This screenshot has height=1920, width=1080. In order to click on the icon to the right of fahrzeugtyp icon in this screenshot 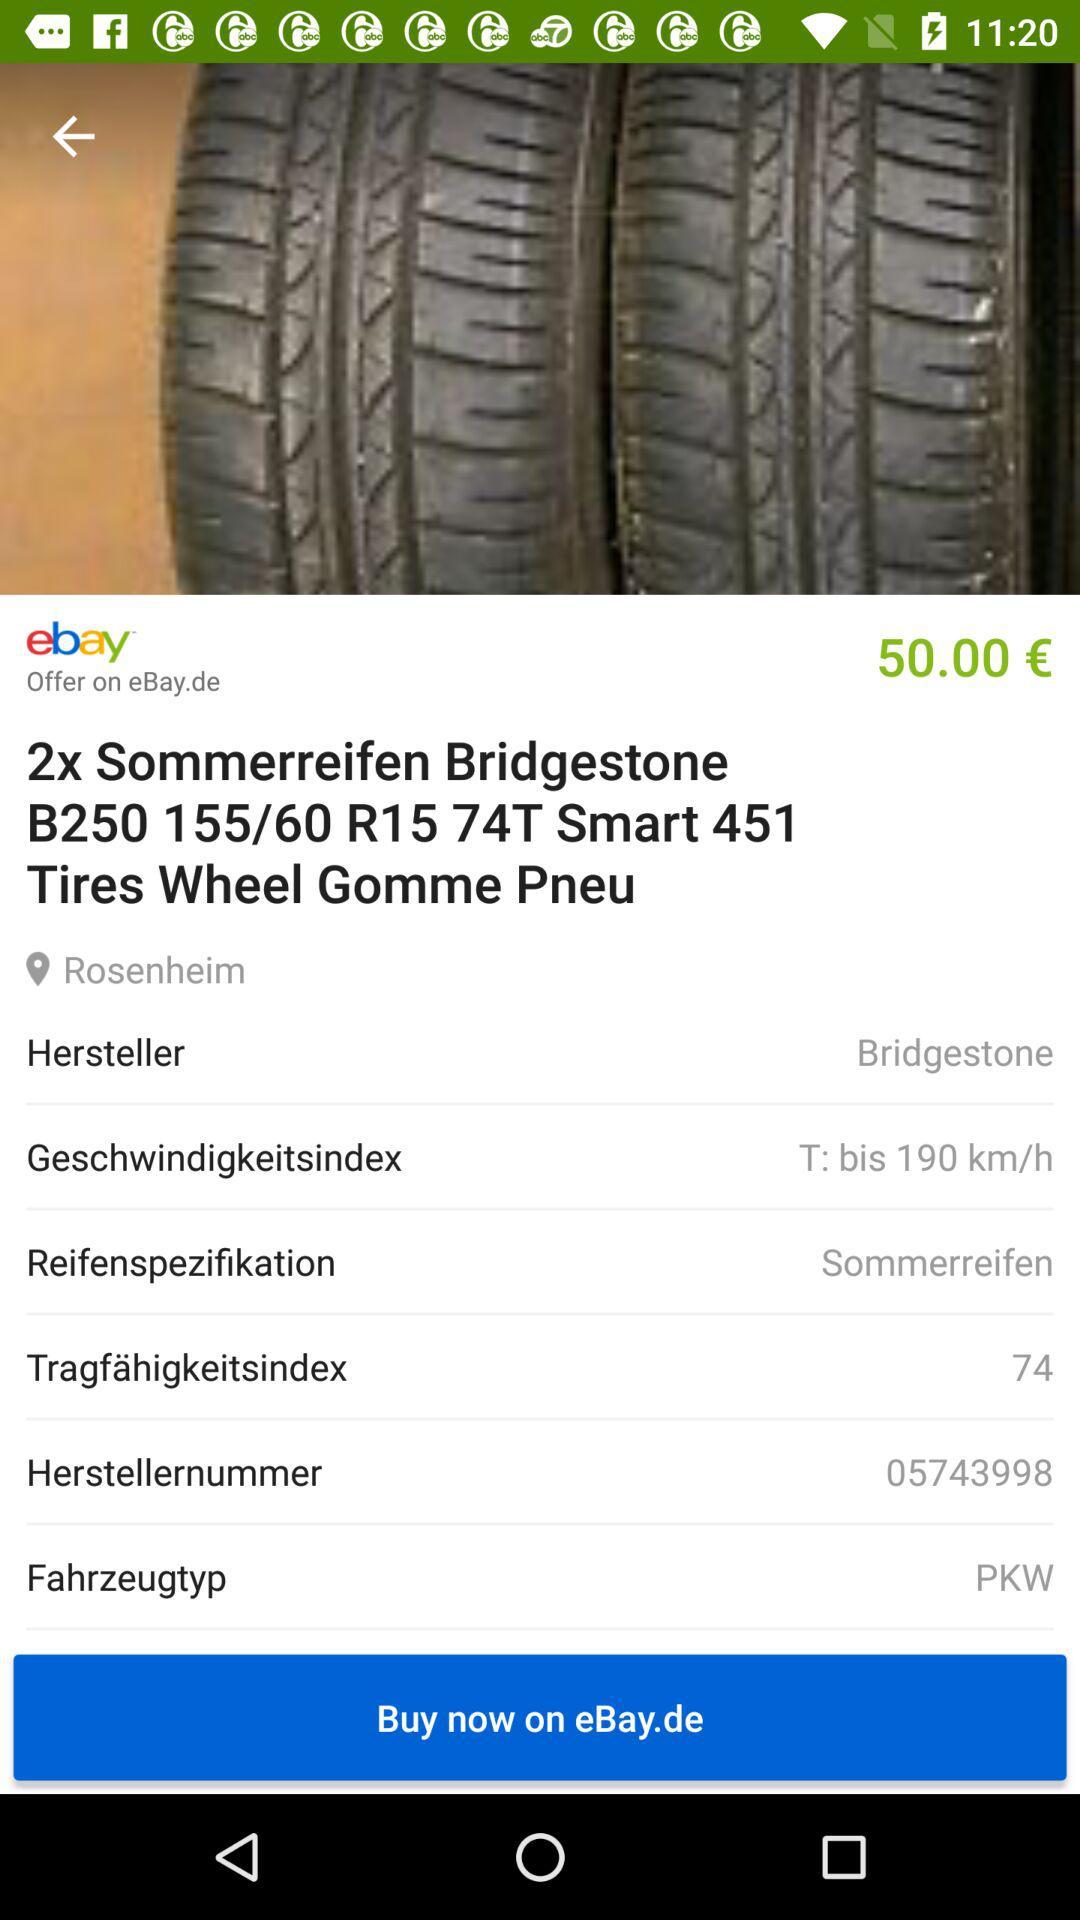, I will do `click(640, 1575)`.